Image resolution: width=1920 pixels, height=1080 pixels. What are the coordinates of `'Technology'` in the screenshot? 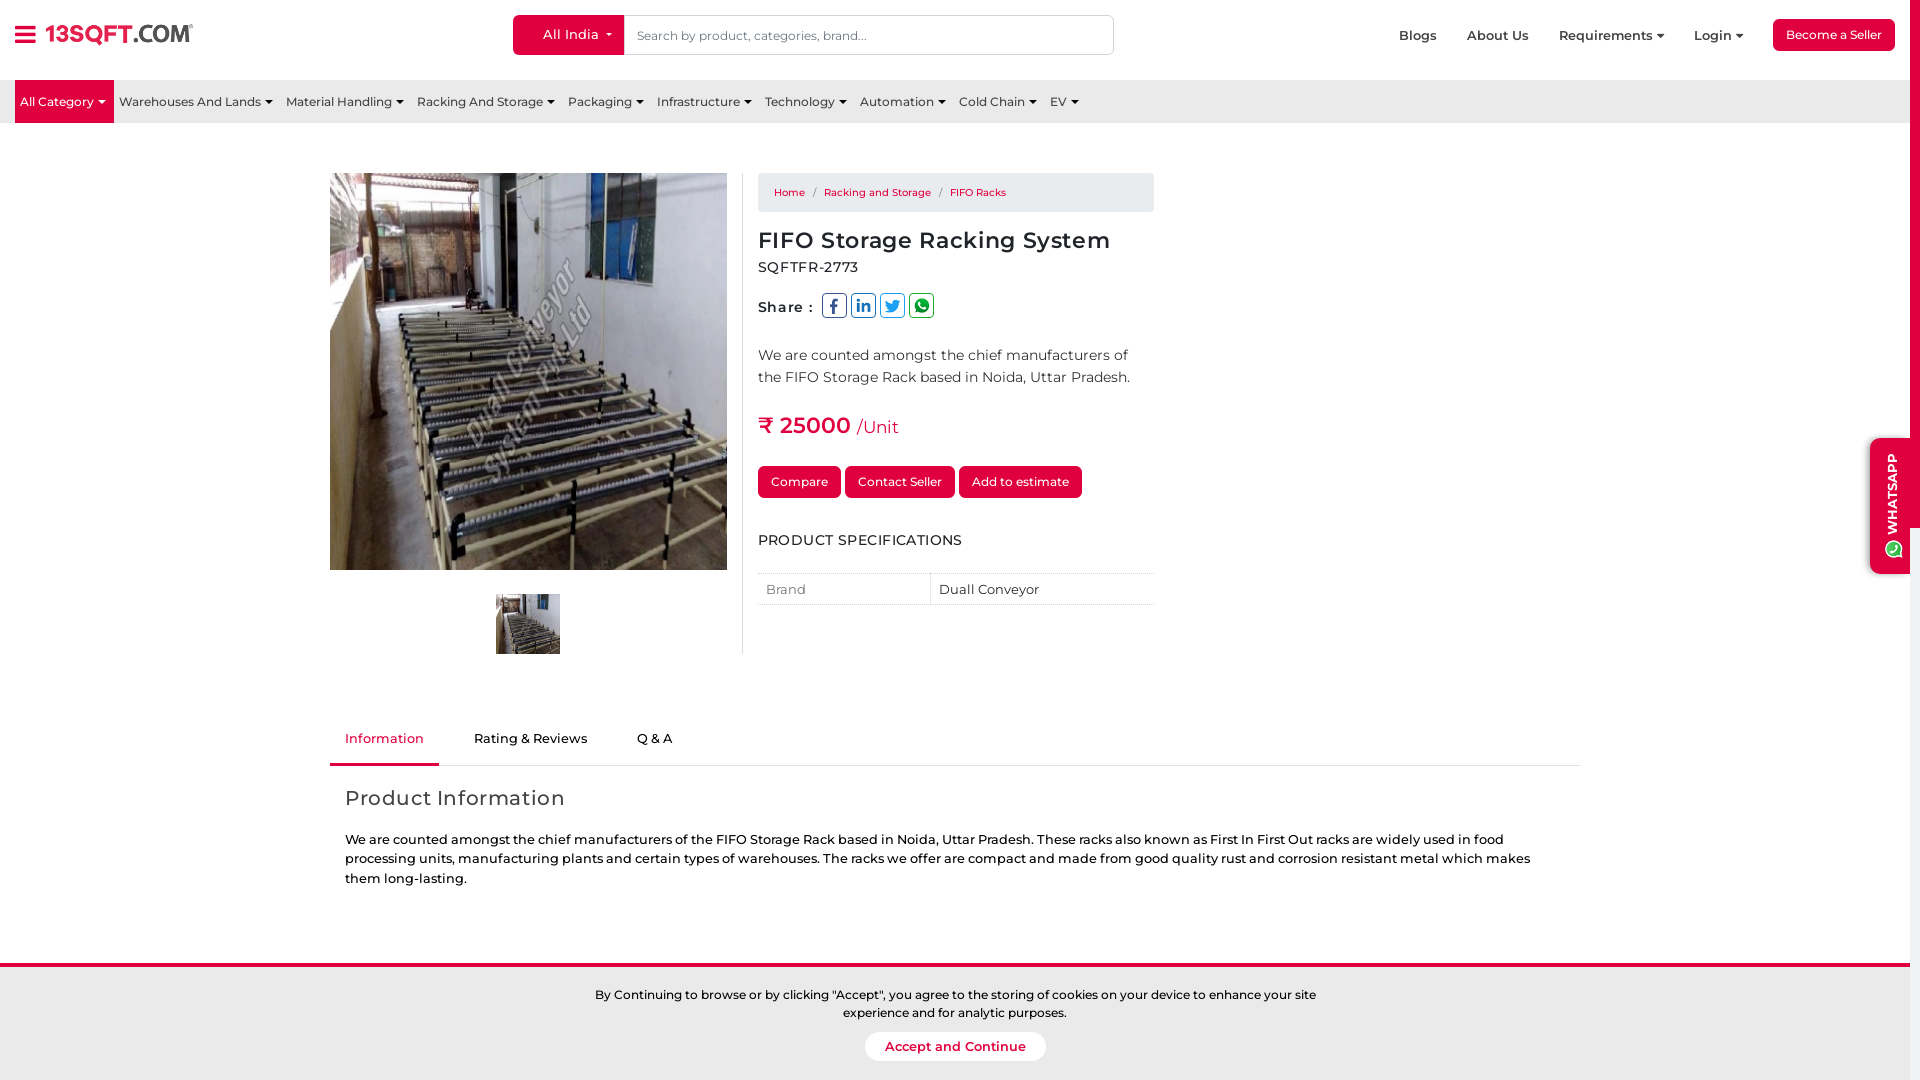 It's located at (807, 101).